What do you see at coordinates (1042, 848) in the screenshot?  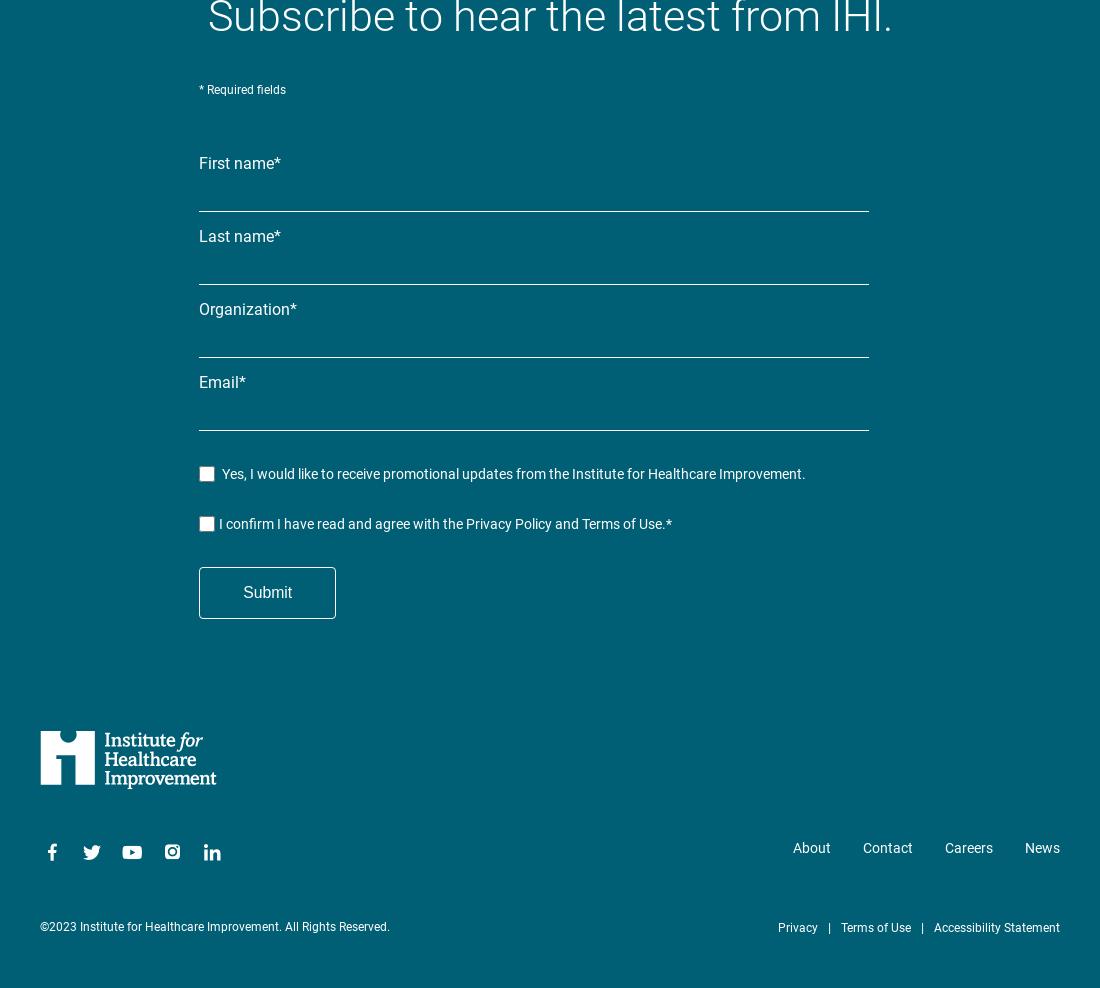 I see `'News'` at bounding box center [1042, 848].